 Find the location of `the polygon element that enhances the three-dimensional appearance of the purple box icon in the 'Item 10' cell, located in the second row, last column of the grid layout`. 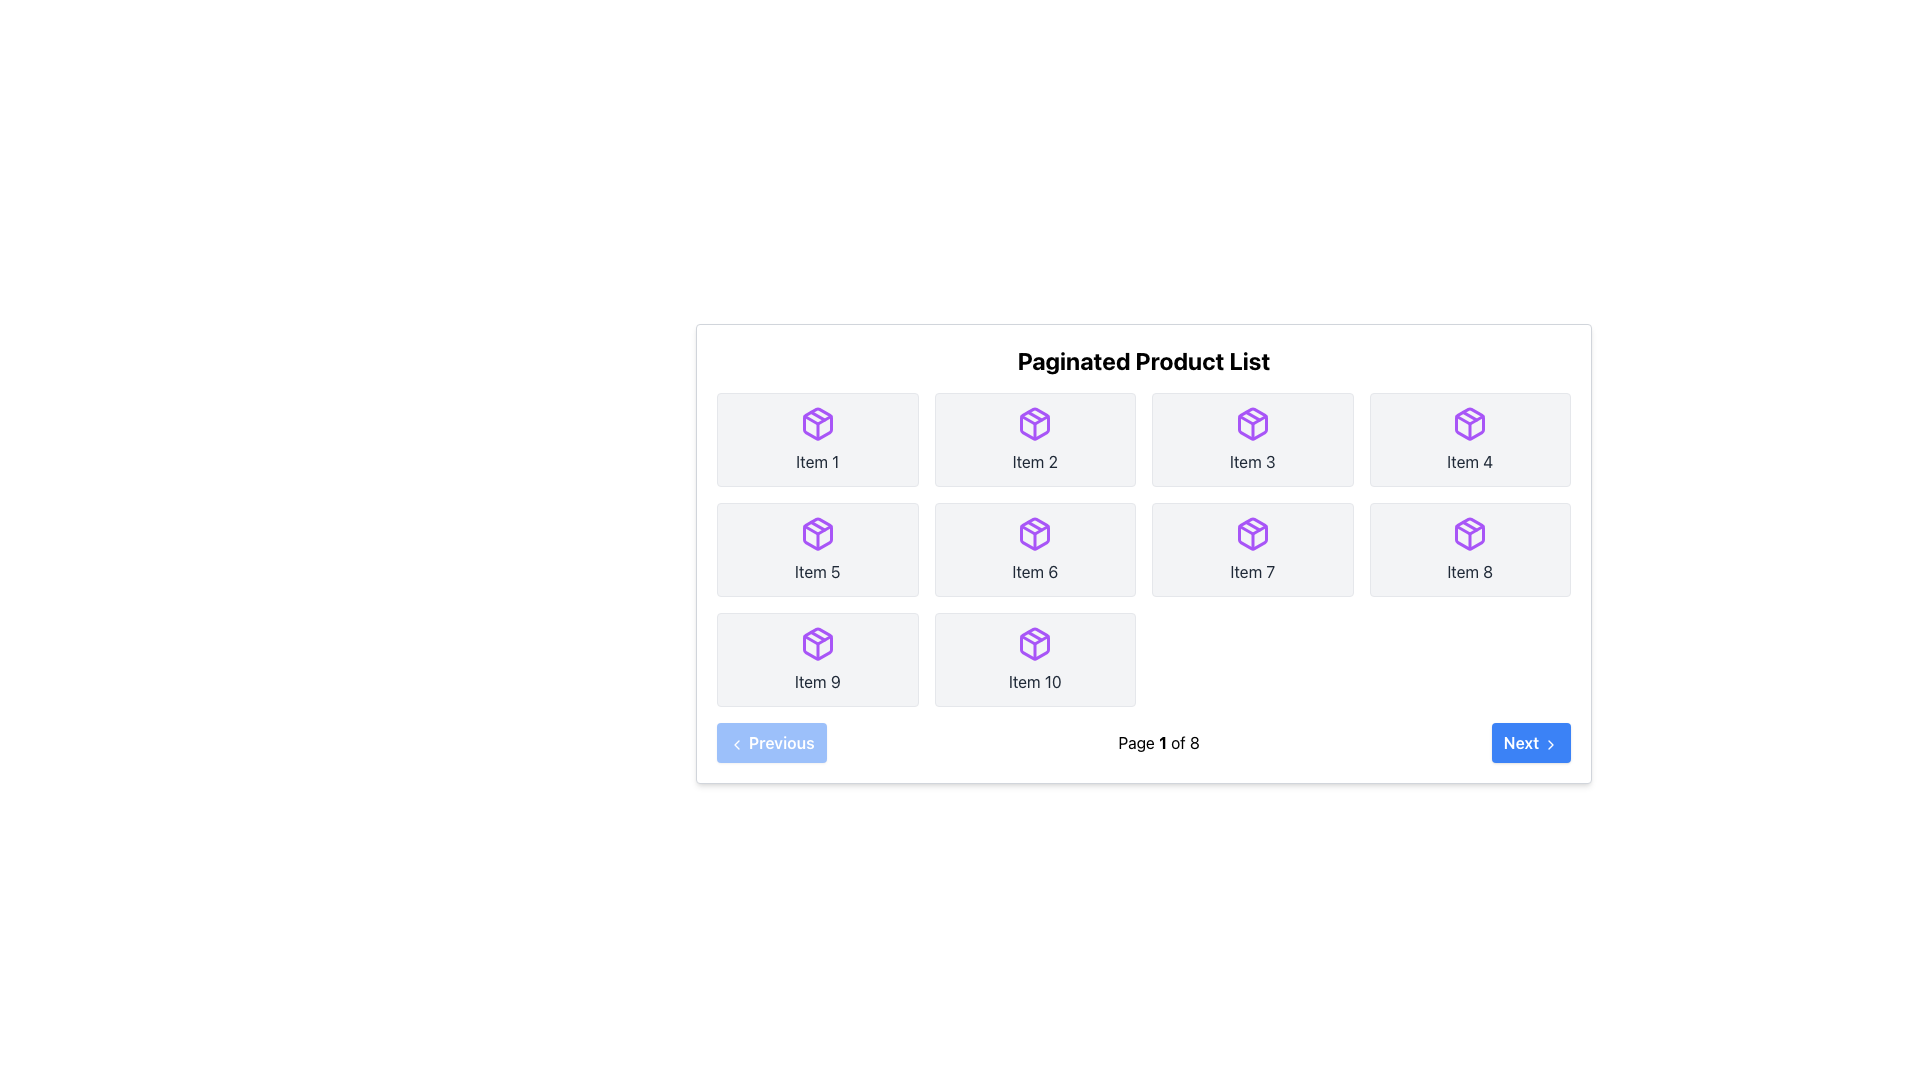

the polygon element that enhances the three-dimensional appearance of the purple box icon in the 'Item 10' cell, located in the second row, last column of the grid layout is located at coordinates (1035, 640).